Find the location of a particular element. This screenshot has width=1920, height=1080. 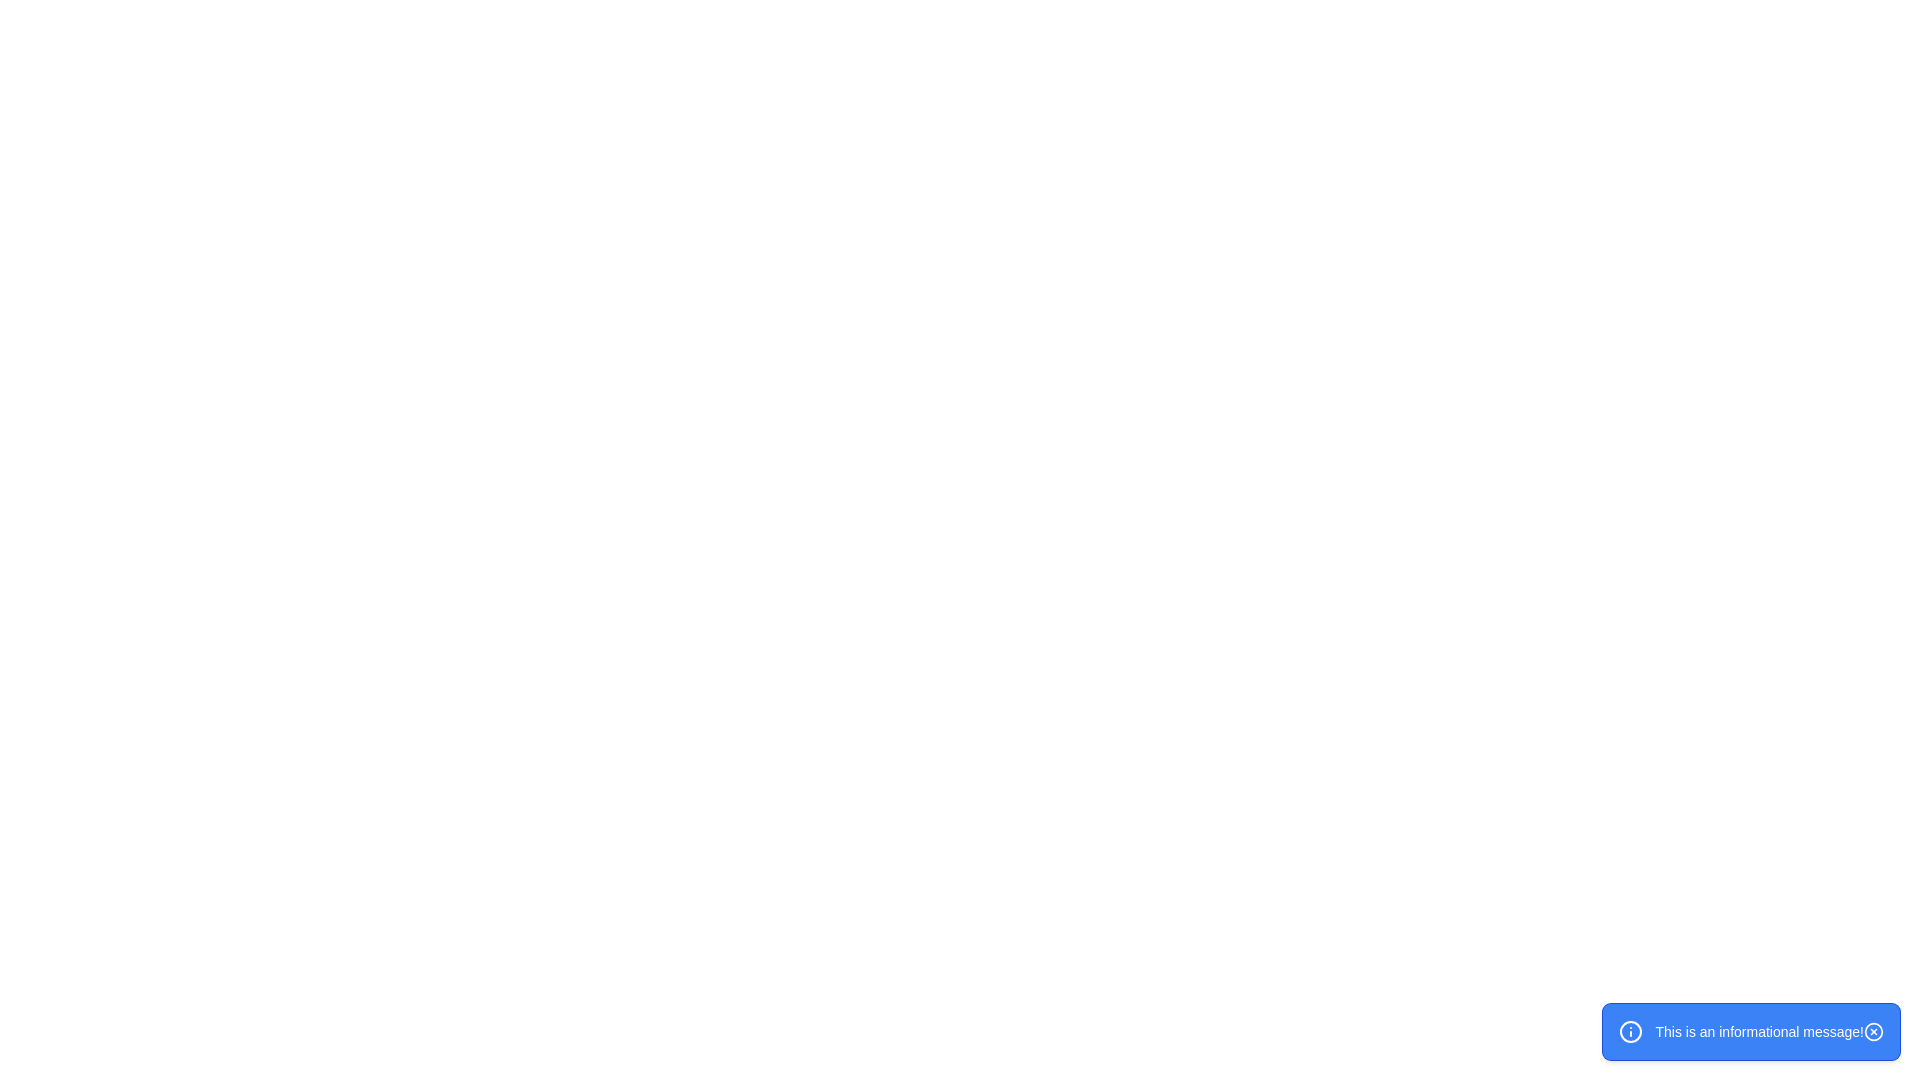

the close button of the snackbar to dismiss it is located at coordinates (1872, 1032).